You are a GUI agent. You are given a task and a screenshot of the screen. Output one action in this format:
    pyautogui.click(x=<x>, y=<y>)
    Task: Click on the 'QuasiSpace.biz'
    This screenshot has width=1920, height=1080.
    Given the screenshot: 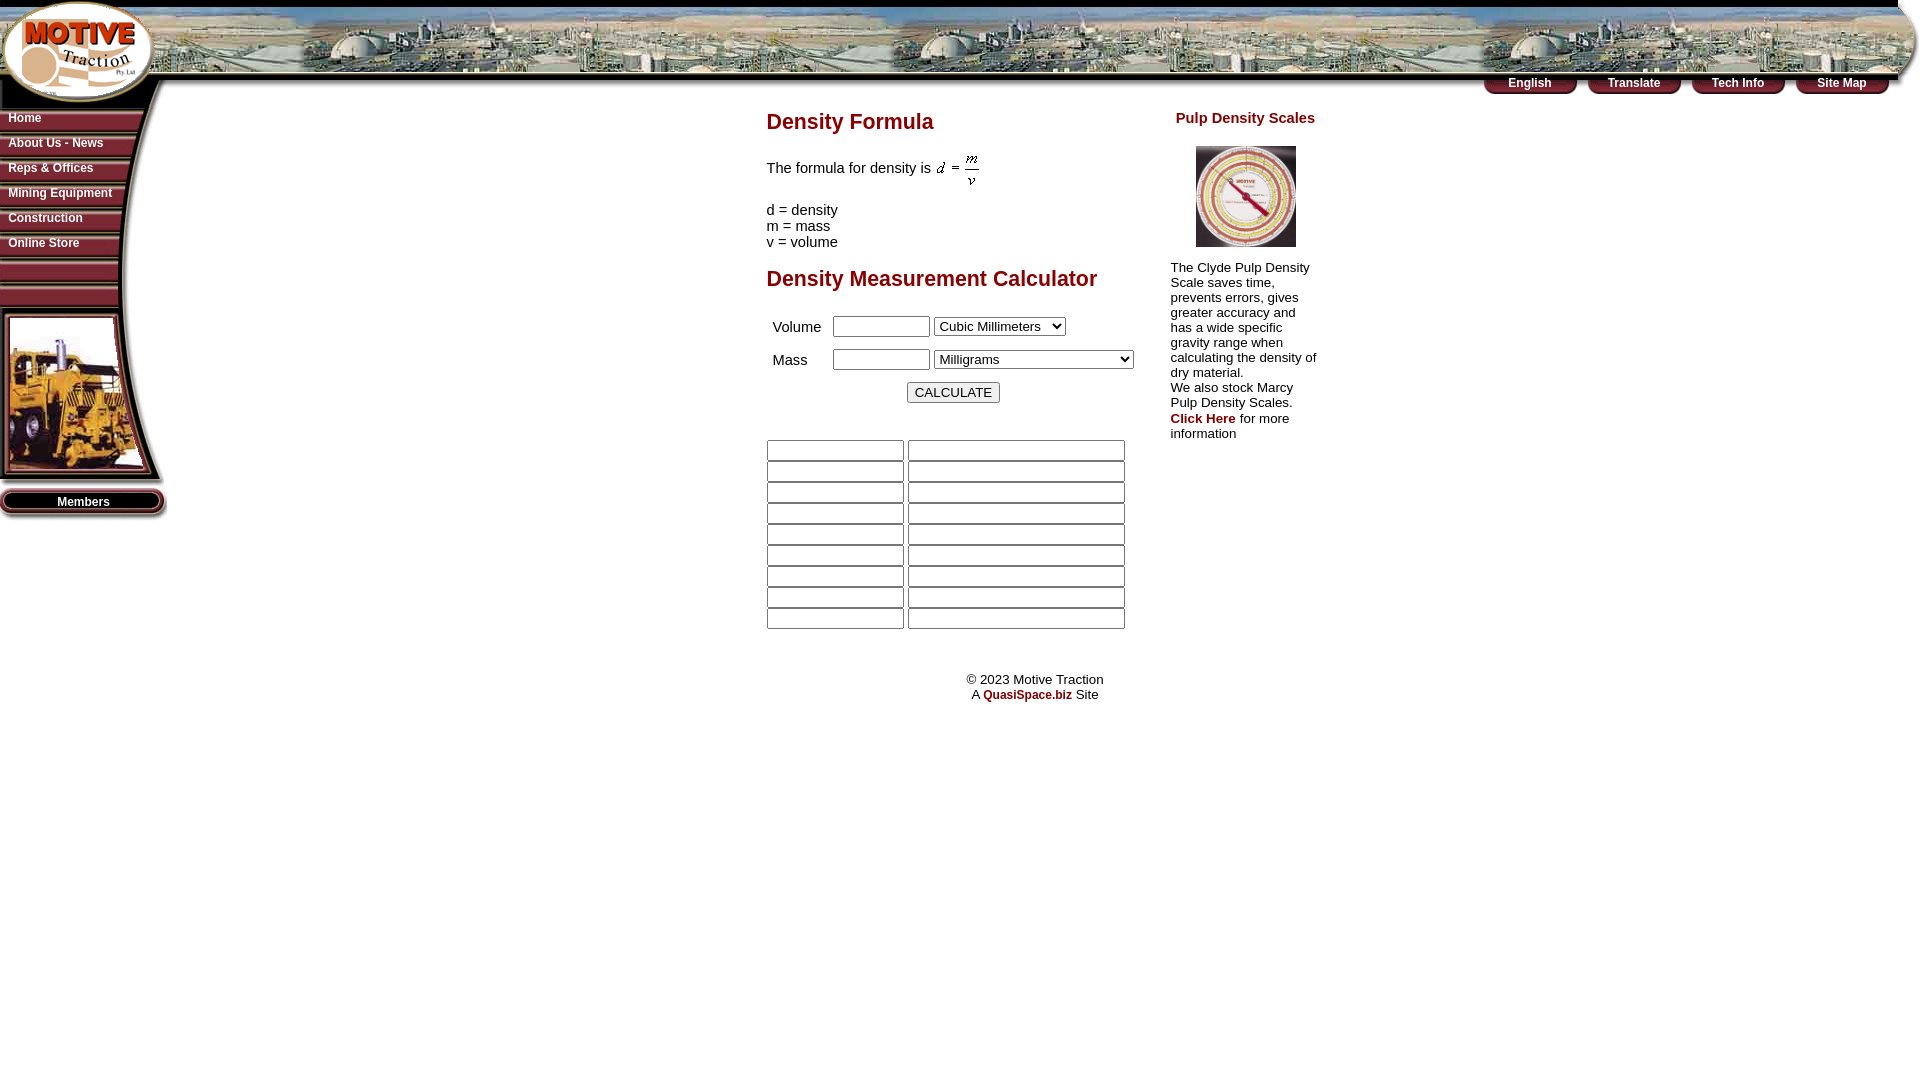 What is the action you would take?
    pyautogui.click(x=983, y=693)
    